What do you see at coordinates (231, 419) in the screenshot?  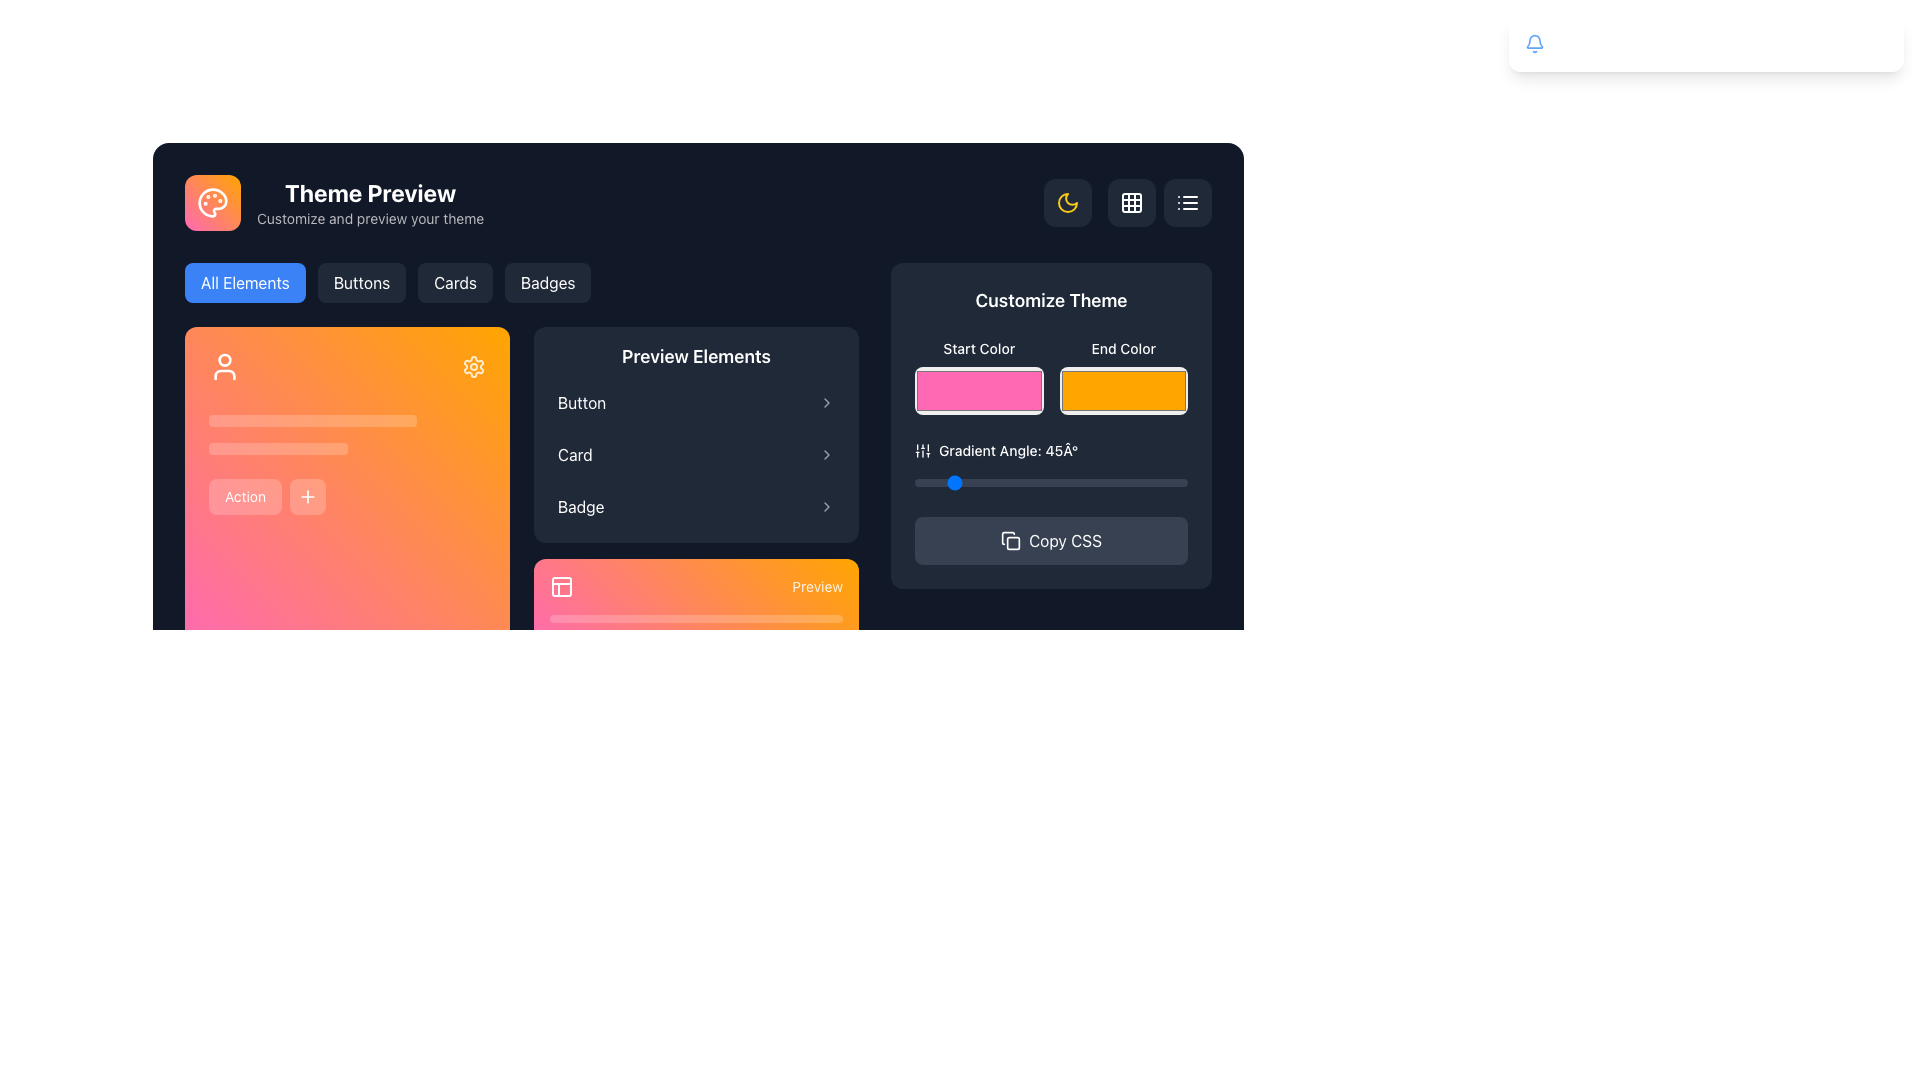 I see `the slider` at bounding box center [231, 419].